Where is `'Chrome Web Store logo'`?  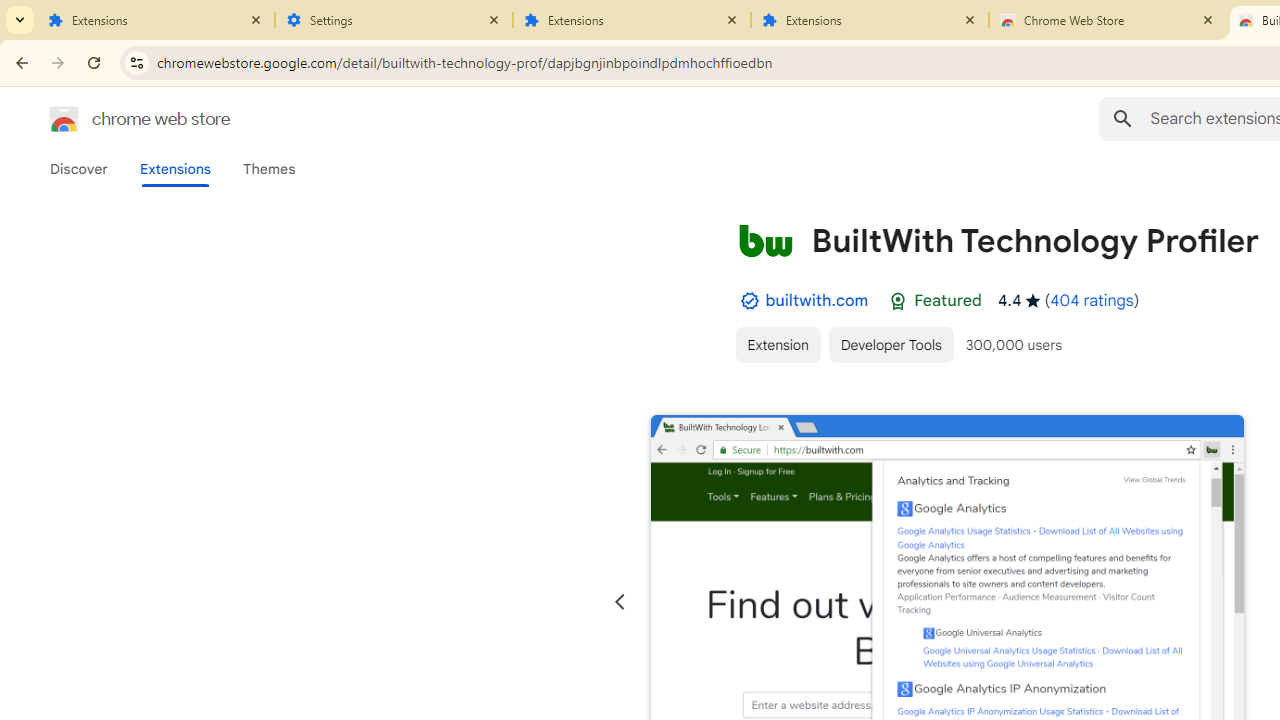 'Chrome Web Store logo' is located at coordinates (64, 119).